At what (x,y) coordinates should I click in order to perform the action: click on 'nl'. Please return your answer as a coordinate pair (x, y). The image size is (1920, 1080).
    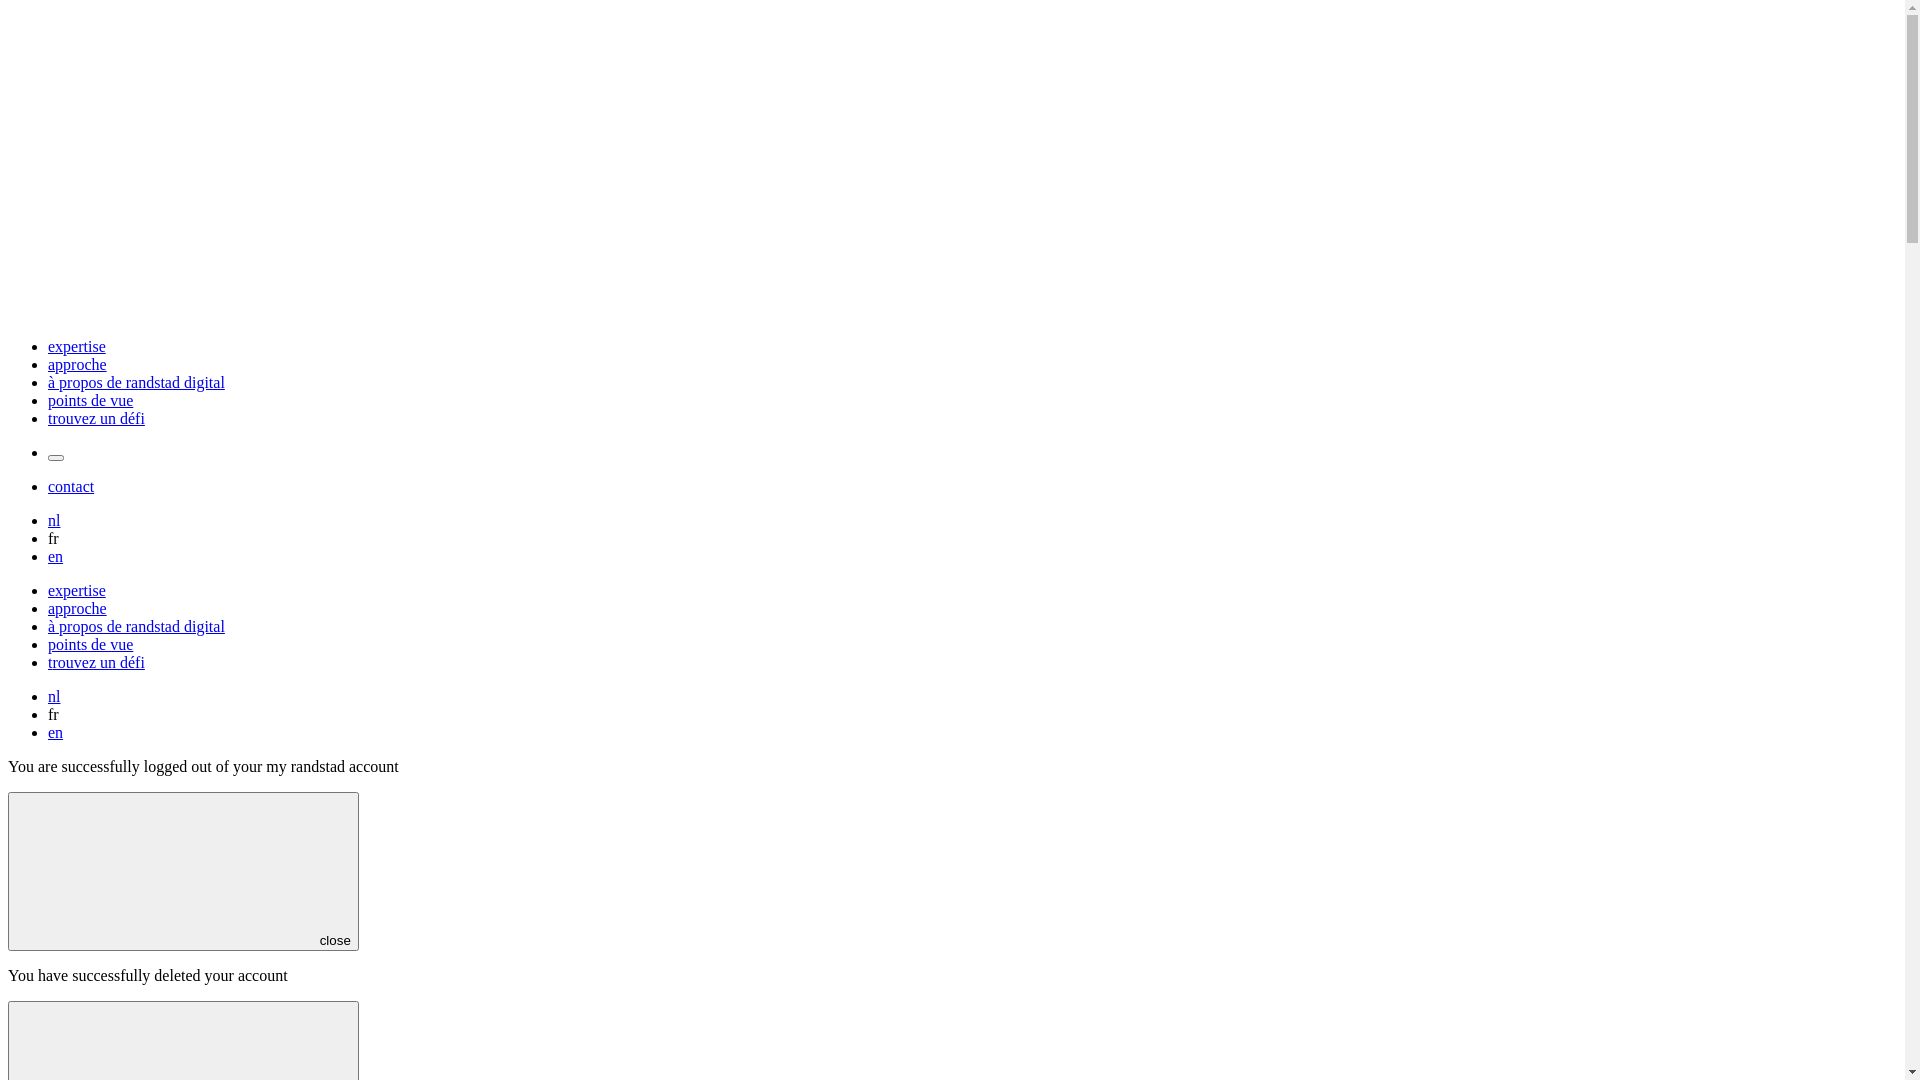
    Looking at the image, I should click on (53, 695).